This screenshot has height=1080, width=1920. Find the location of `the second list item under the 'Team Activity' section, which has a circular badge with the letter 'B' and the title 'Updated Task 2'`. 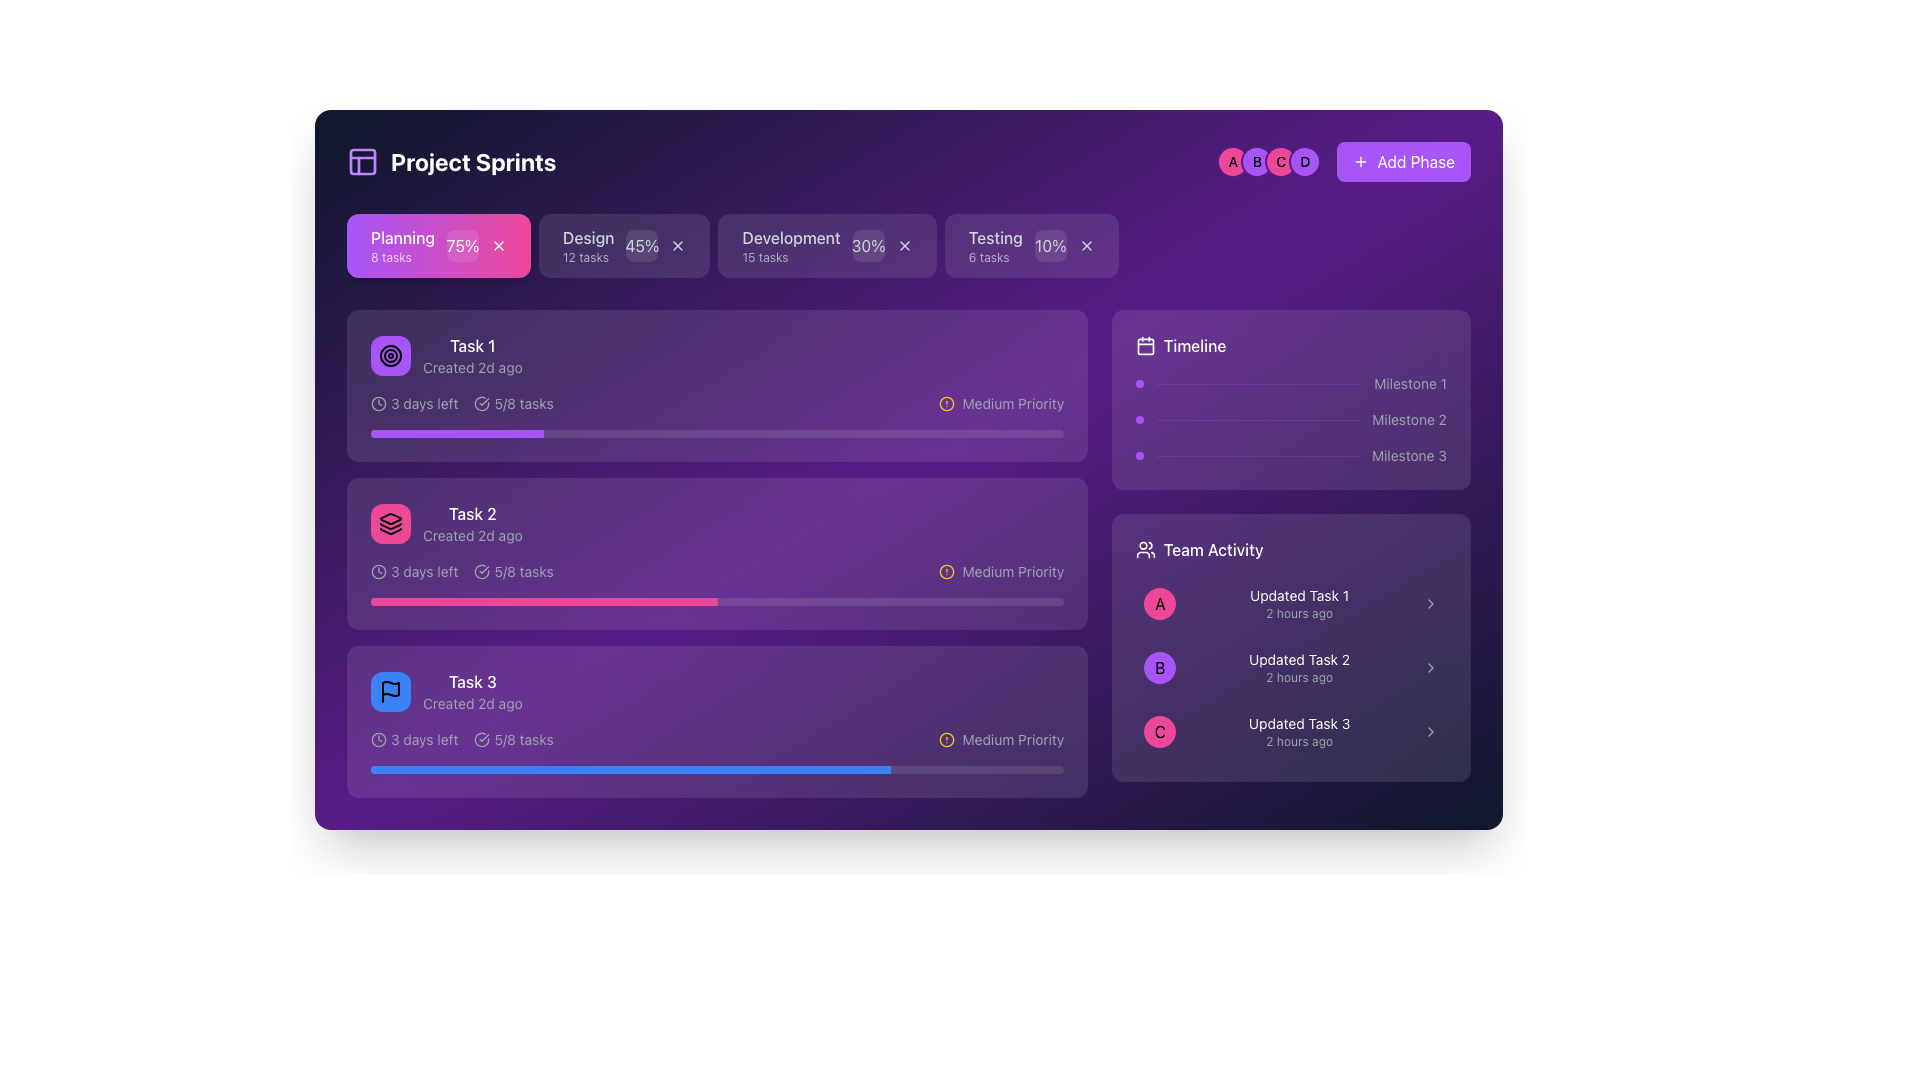

the second list item under the 'Team Activity' section, which has a circular badge with the letter 'B' and the title 'Updated Task 2' is located at coordinates (1291, 667).